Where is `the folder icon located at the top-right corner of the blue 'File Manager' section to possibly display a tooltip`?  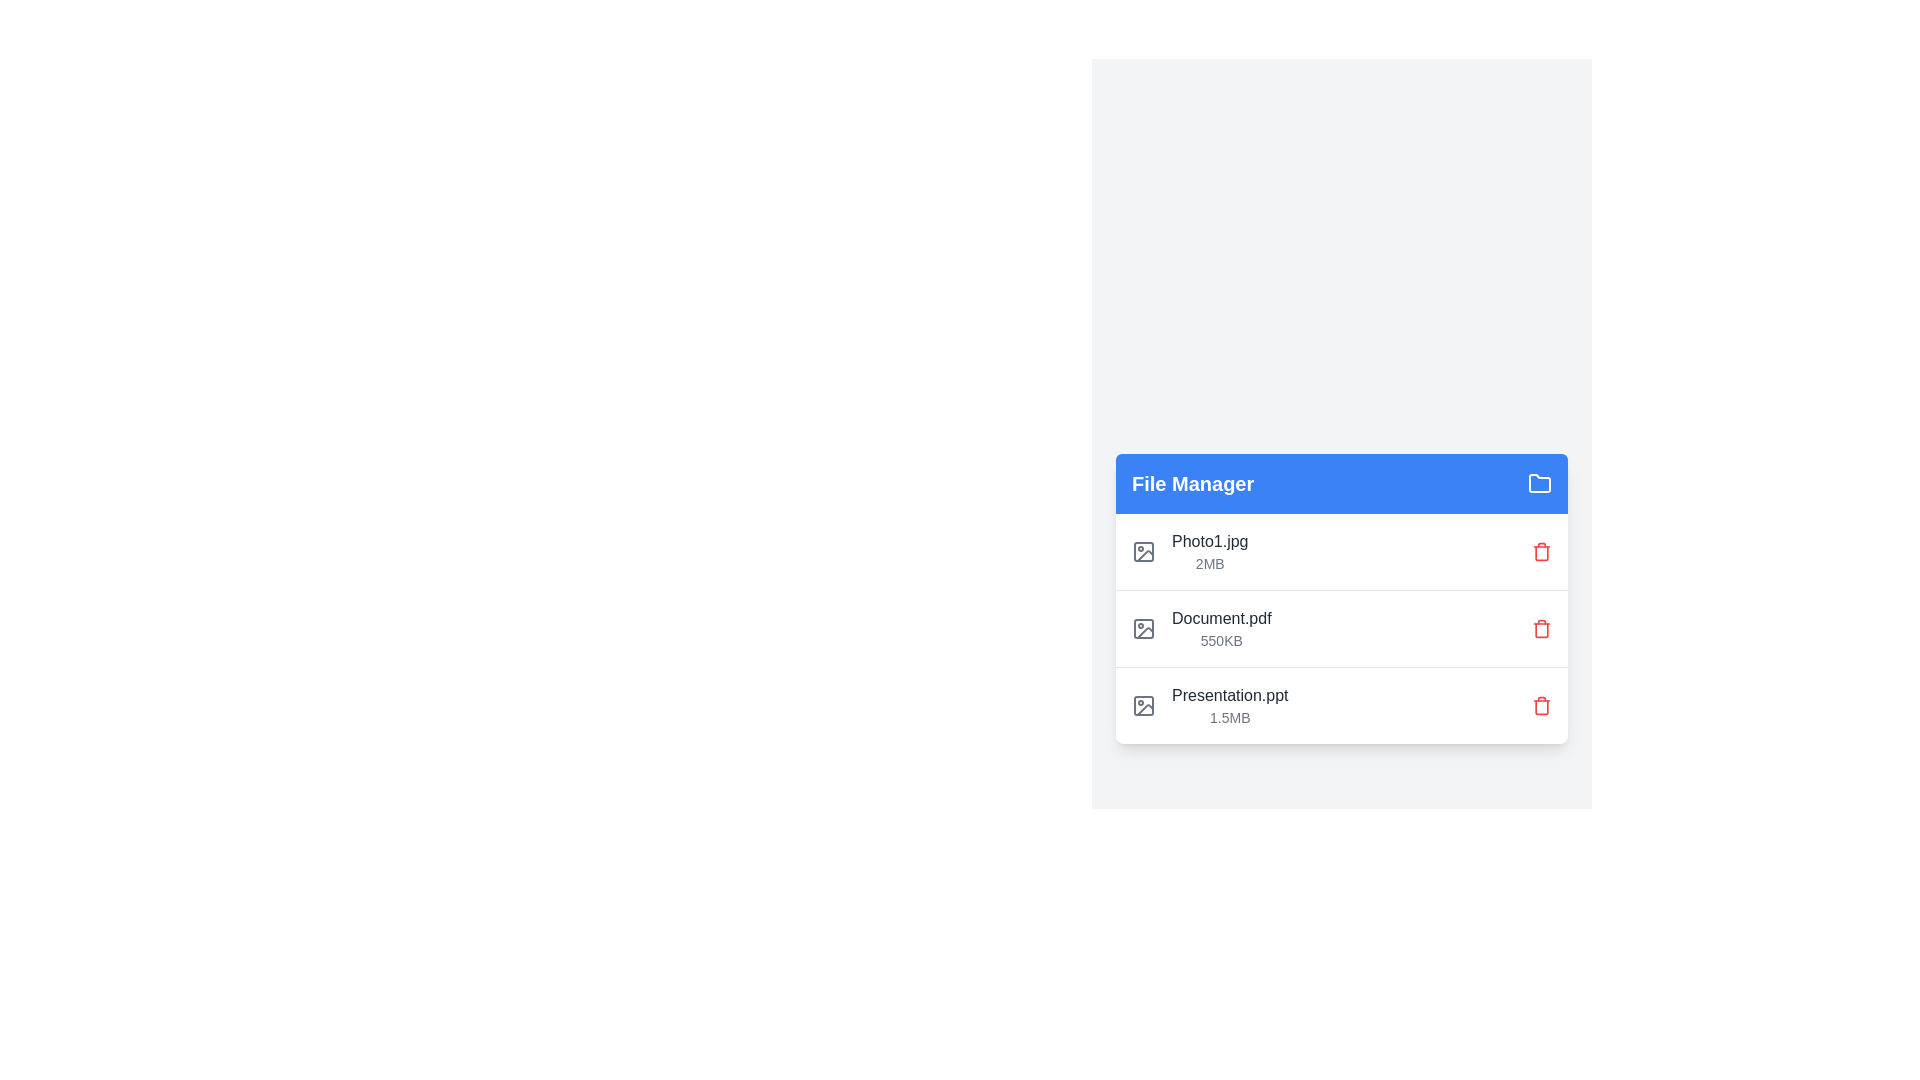
the folder icon located at the top-right corner of the blue 'File Manager' section to possibly display a tooltip is located at coordinates (1539, 483).